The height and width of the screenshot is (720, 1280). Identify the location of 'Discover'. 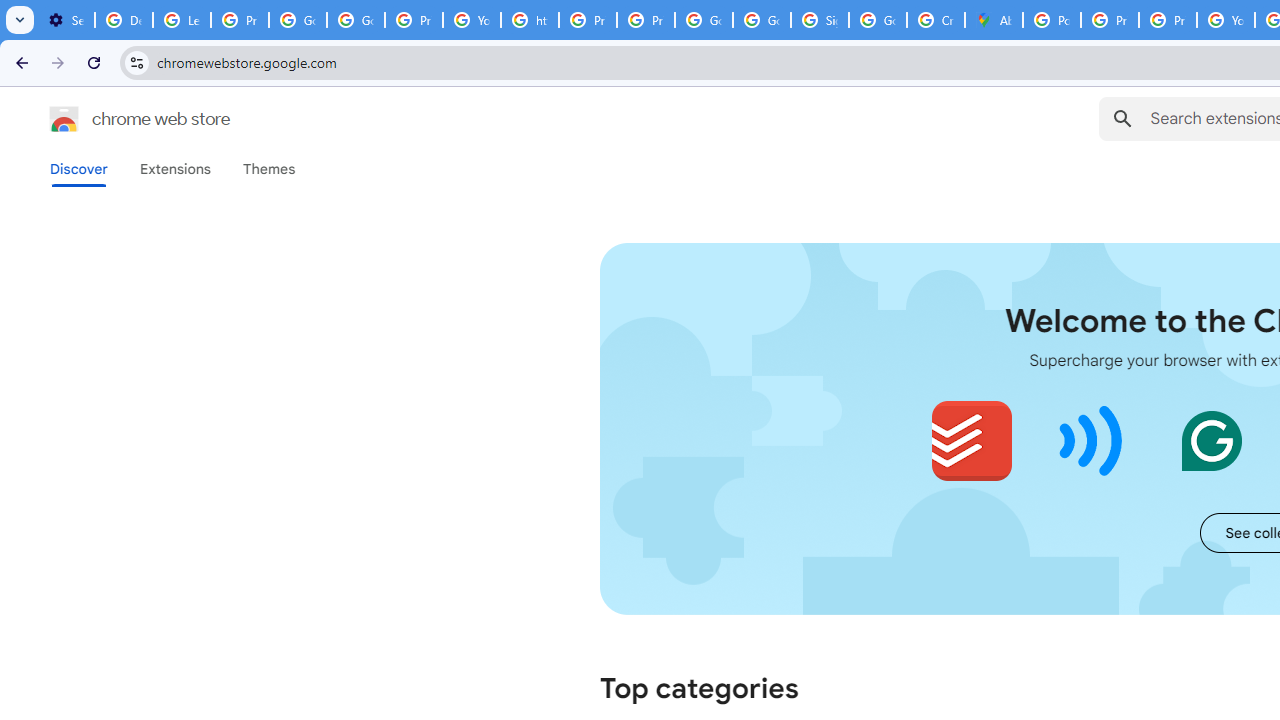
(79, 168).